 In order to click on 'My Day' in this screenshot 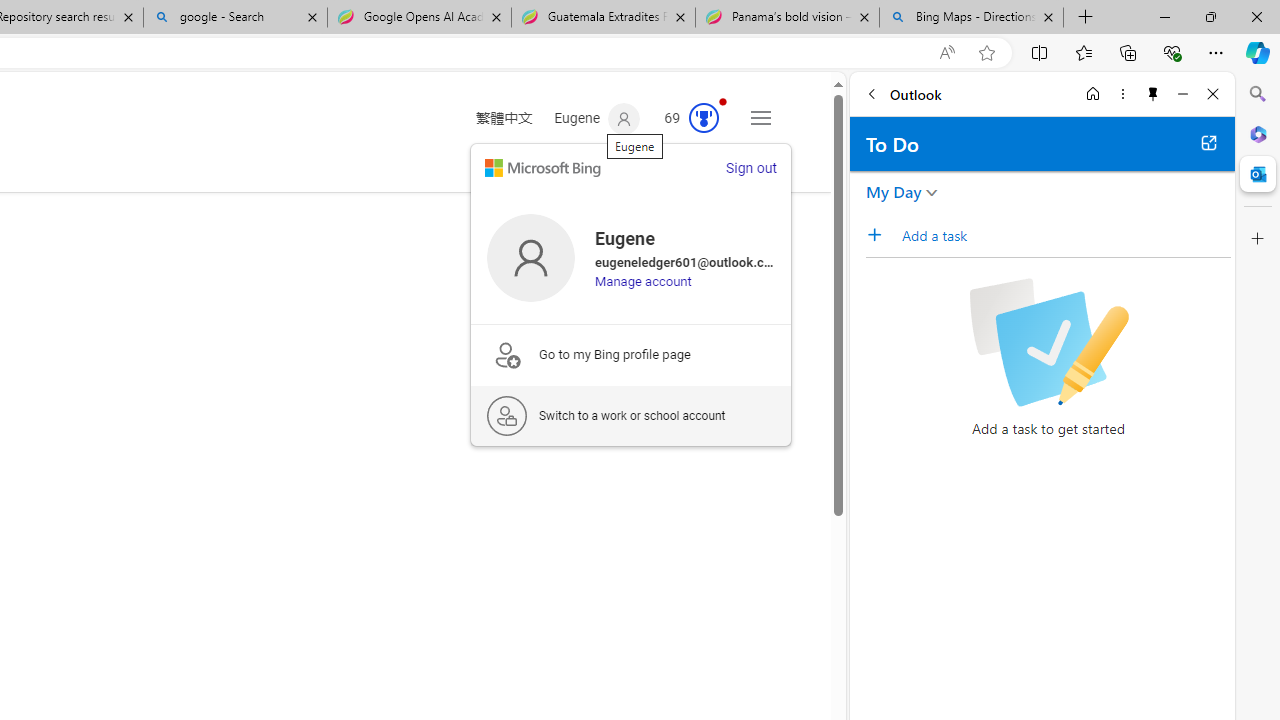, I will do `click(893, 191)`.